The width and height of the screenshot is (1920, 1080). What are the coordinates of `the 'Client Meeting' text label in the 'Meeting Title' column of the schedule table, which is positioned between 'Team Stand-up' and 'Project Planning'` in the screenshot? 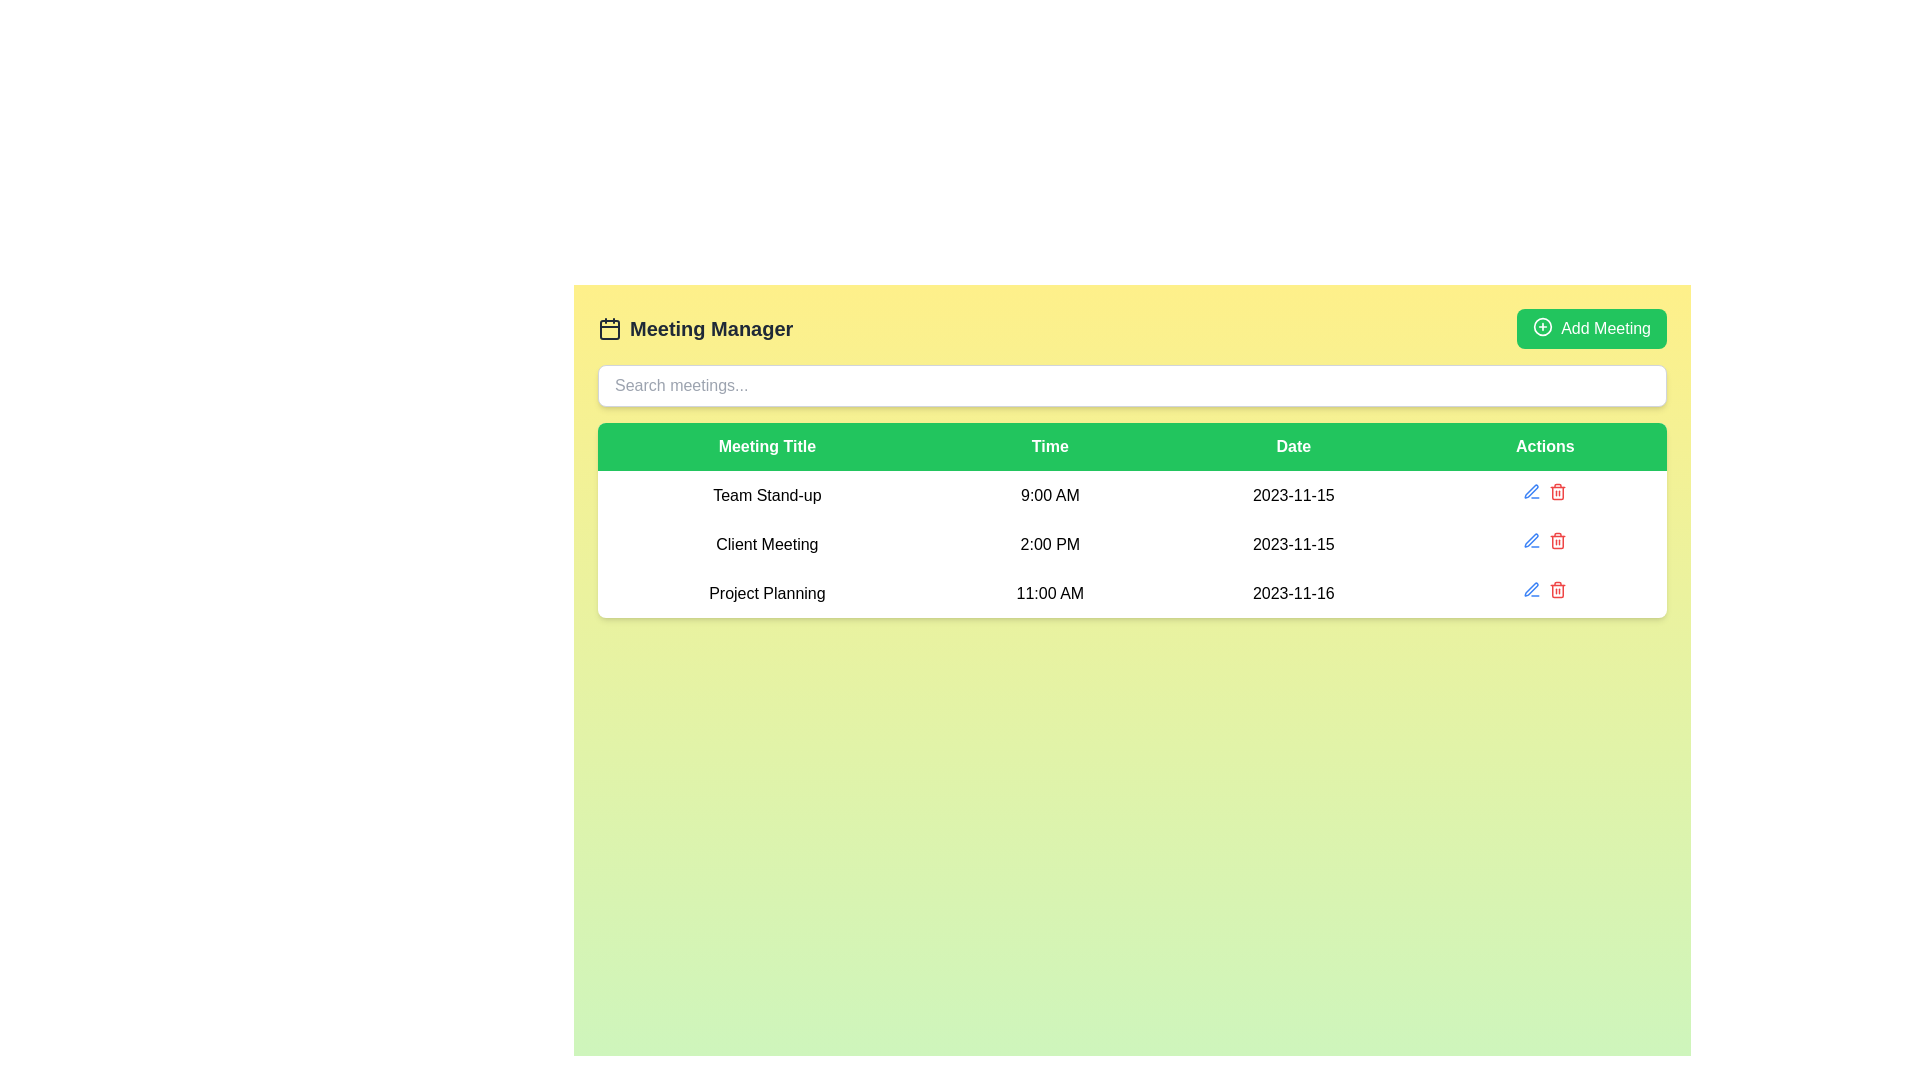 It's located at (766, 544).